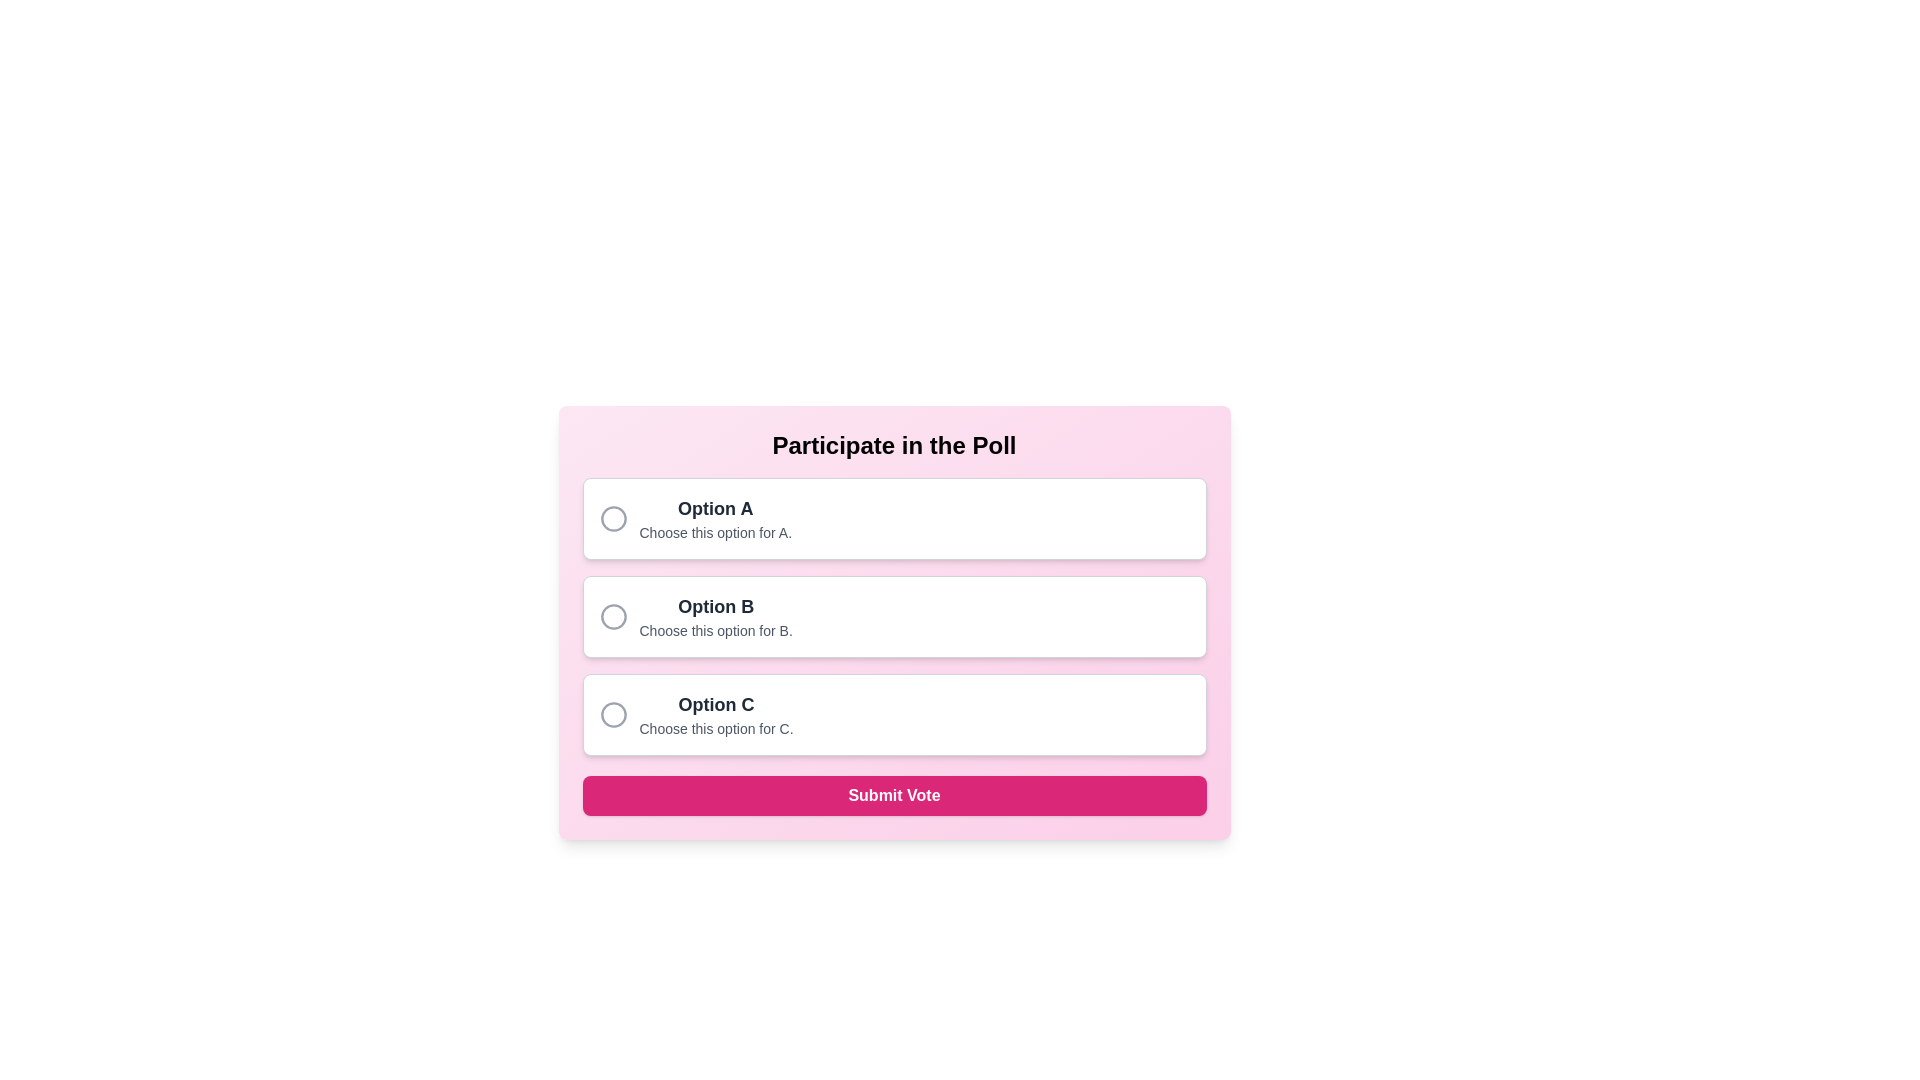 This screenshot has width=1920, height=1080. Describe the element at coordinates (893, 622) in the screenshot. I see `the radio button option for 'Option B'` at that location.